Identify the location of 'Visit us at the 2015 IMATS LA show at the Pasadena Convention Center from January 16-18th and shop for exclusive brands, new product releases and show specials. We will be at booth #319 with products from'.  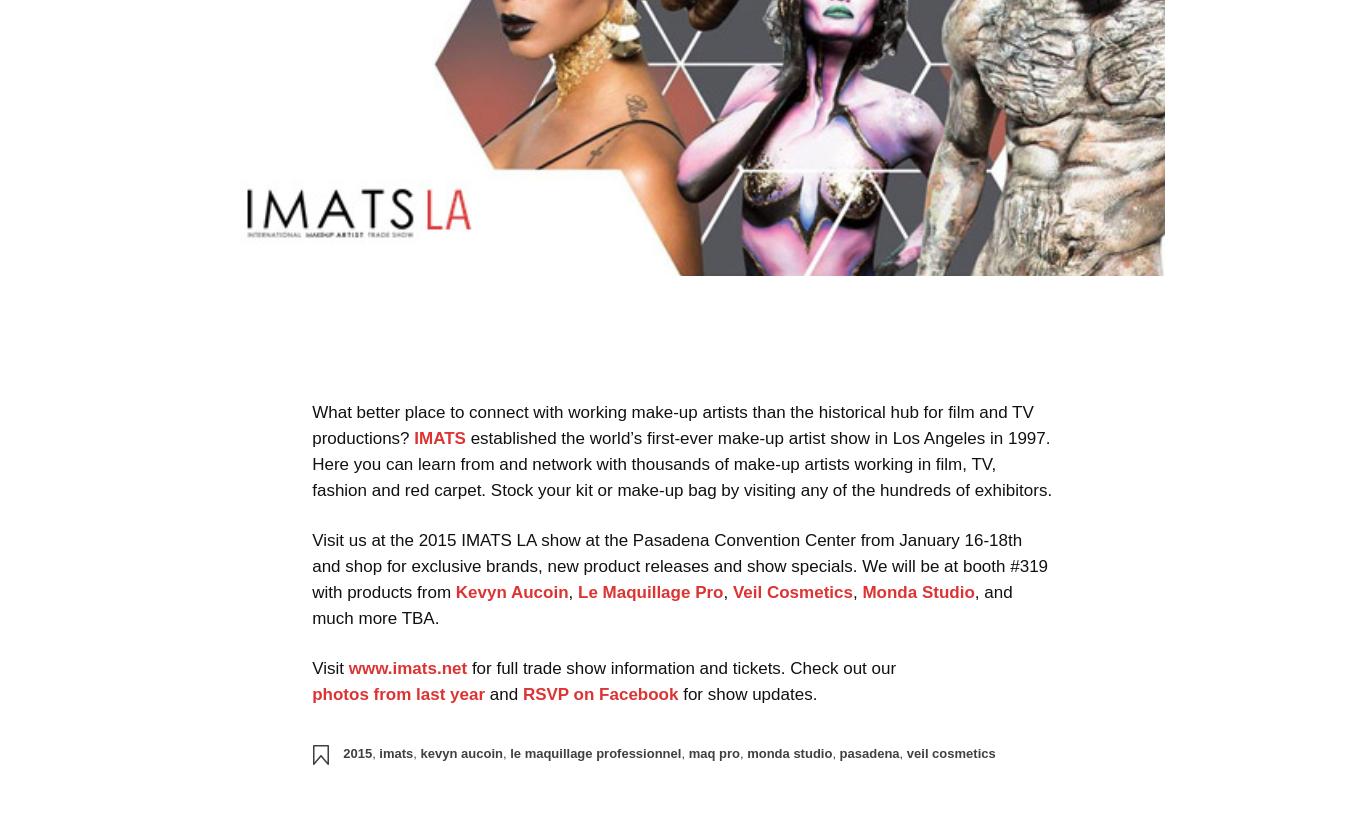
(678, 565).